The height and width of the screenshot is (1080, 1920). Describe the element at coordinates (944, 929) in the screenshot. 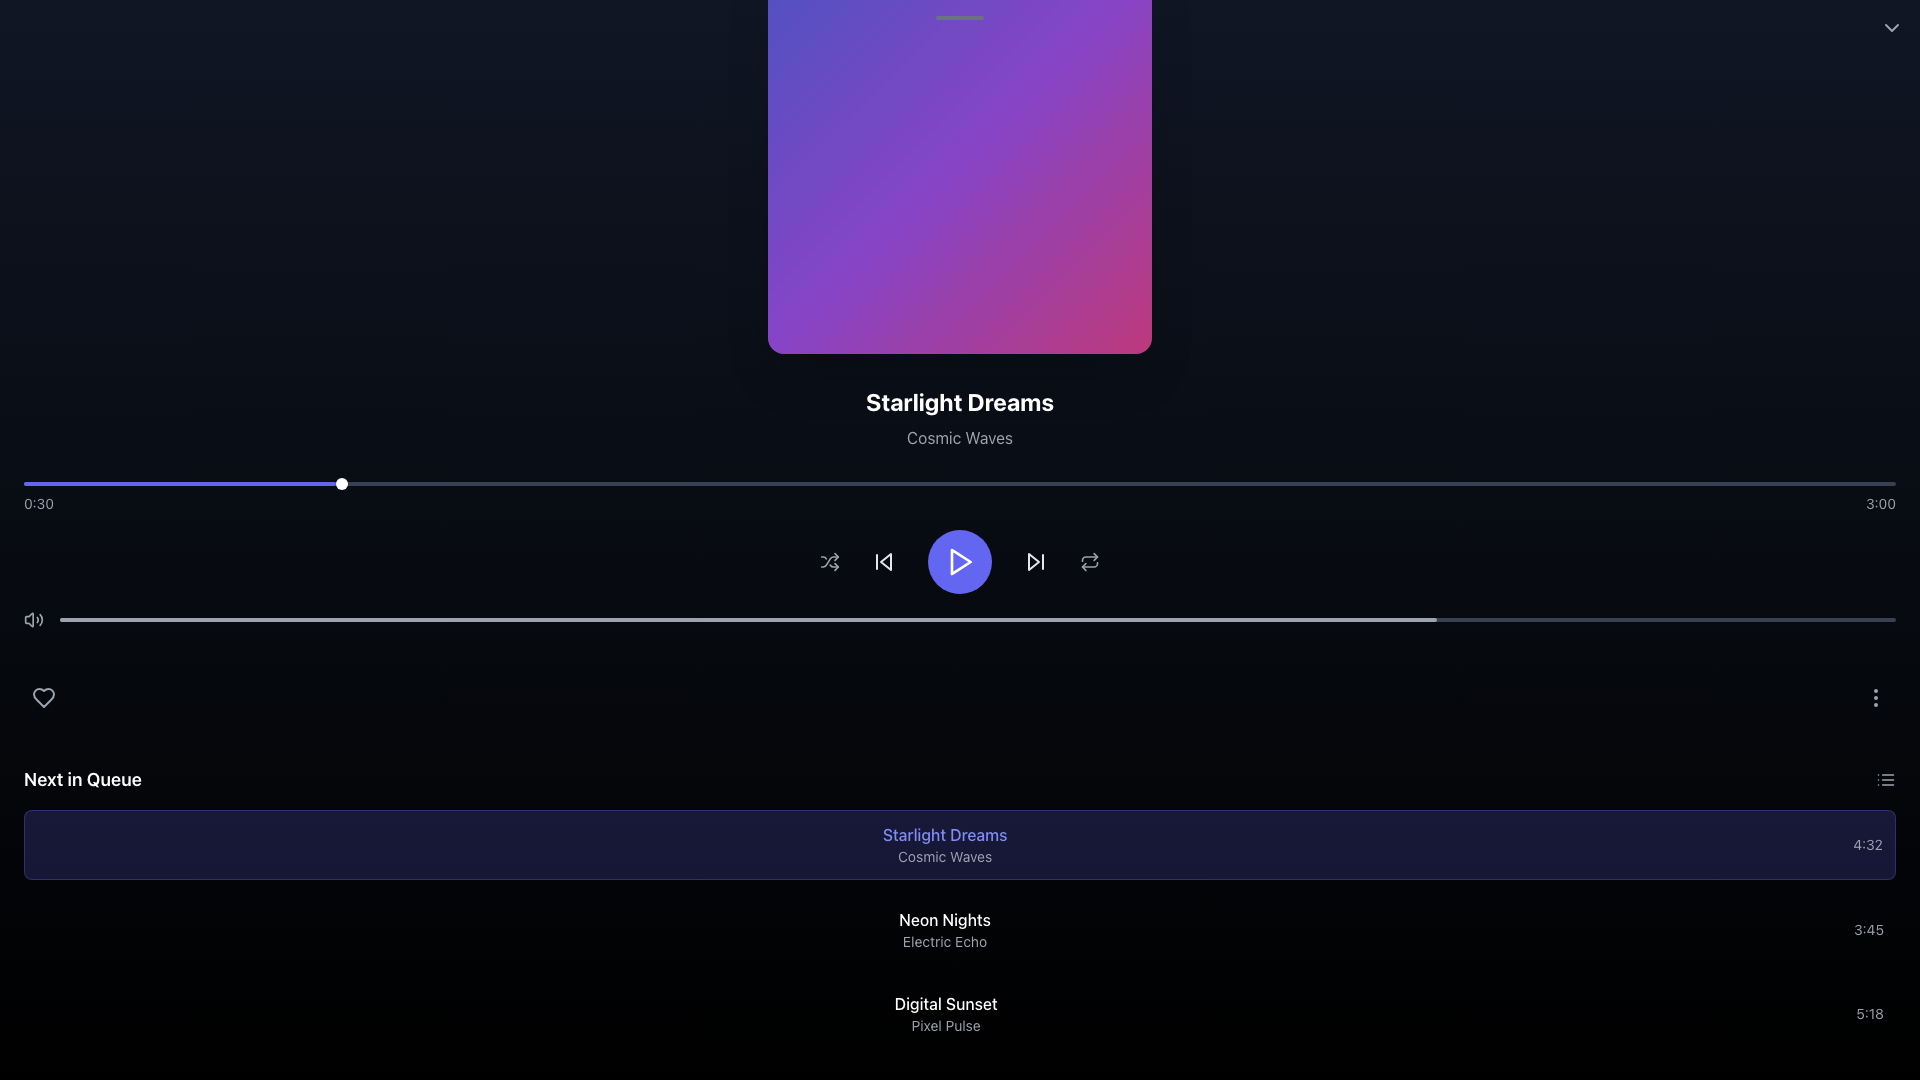

I see `the text-based display element that lists item details, positioned between 'Starlight Dreams' and 'Digital Sunset'` at that location.